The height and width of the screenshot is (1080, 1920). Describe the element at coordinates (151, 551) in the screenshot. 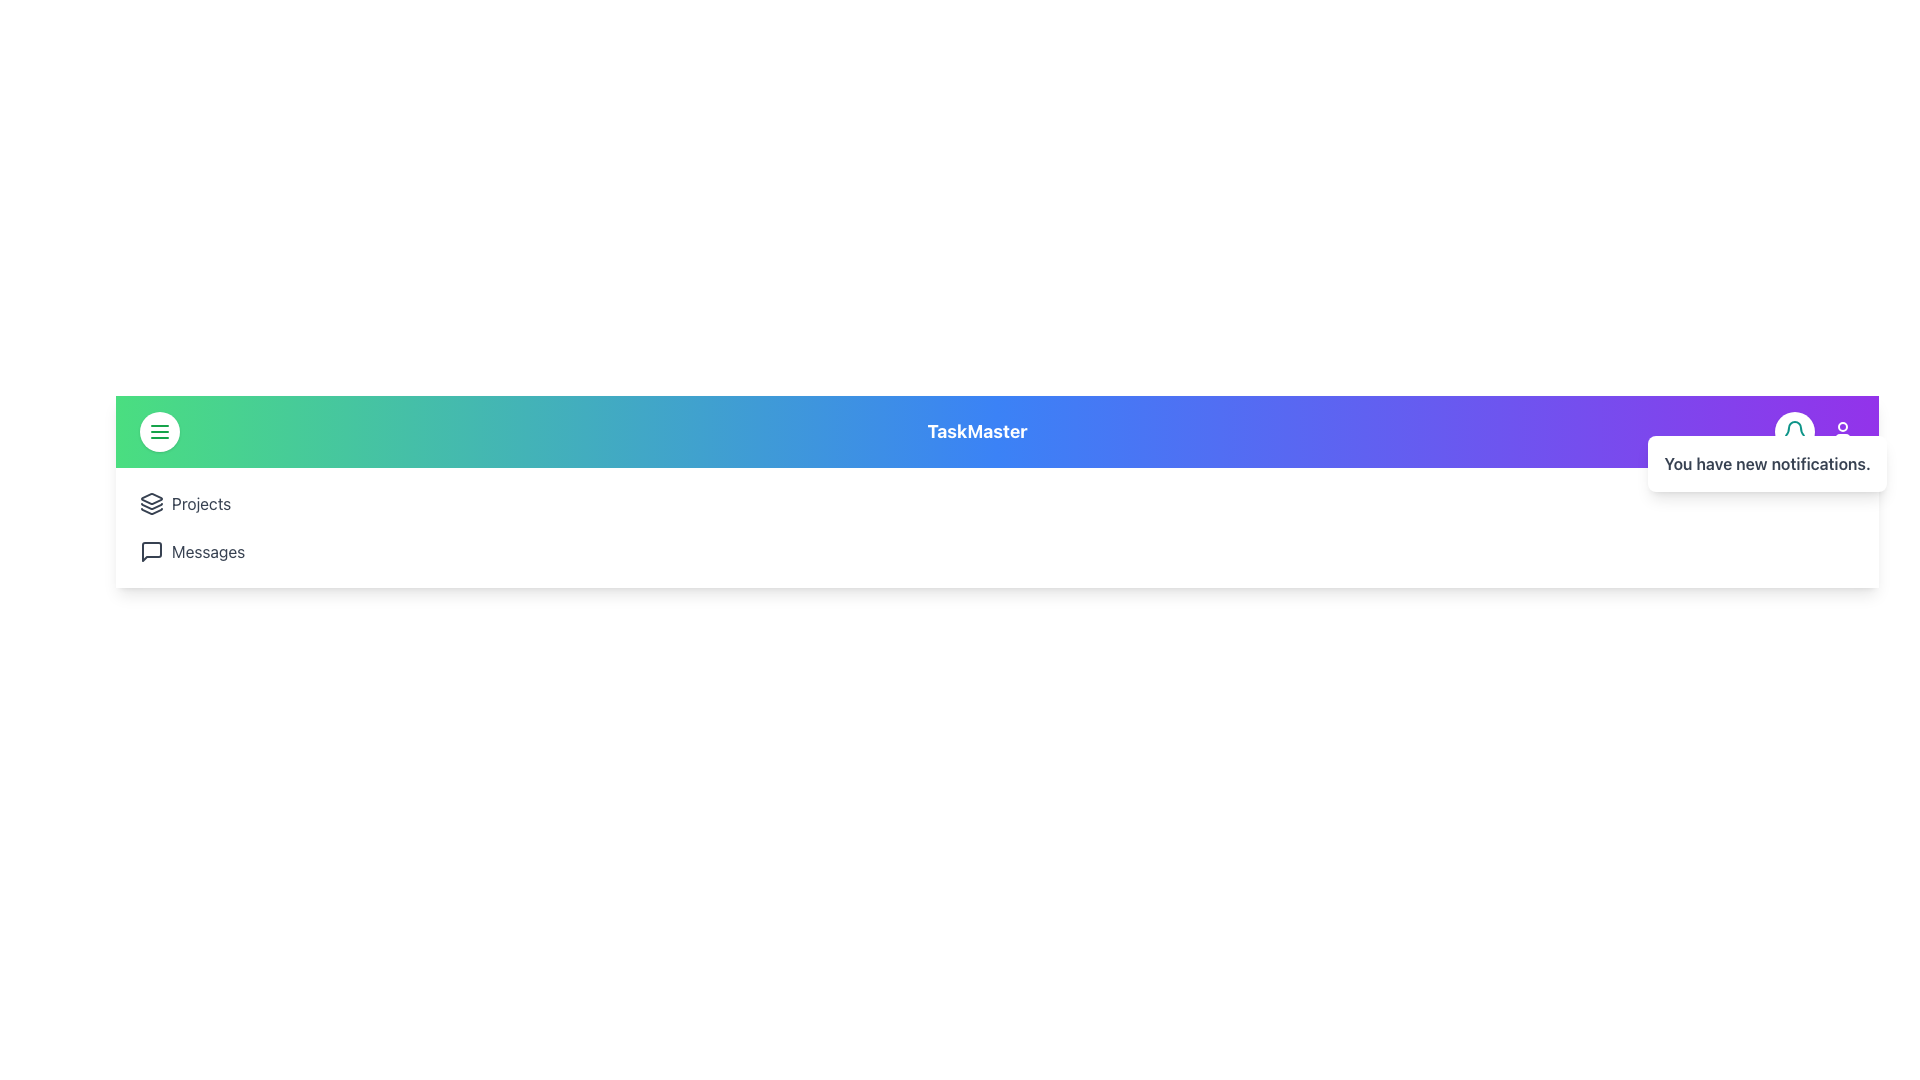

I see `the 'Messages' icon, which is the second interactive graphic under the menu button, located beneath the 'Projects' icon and to the left of the 'Messages' text` at that location.